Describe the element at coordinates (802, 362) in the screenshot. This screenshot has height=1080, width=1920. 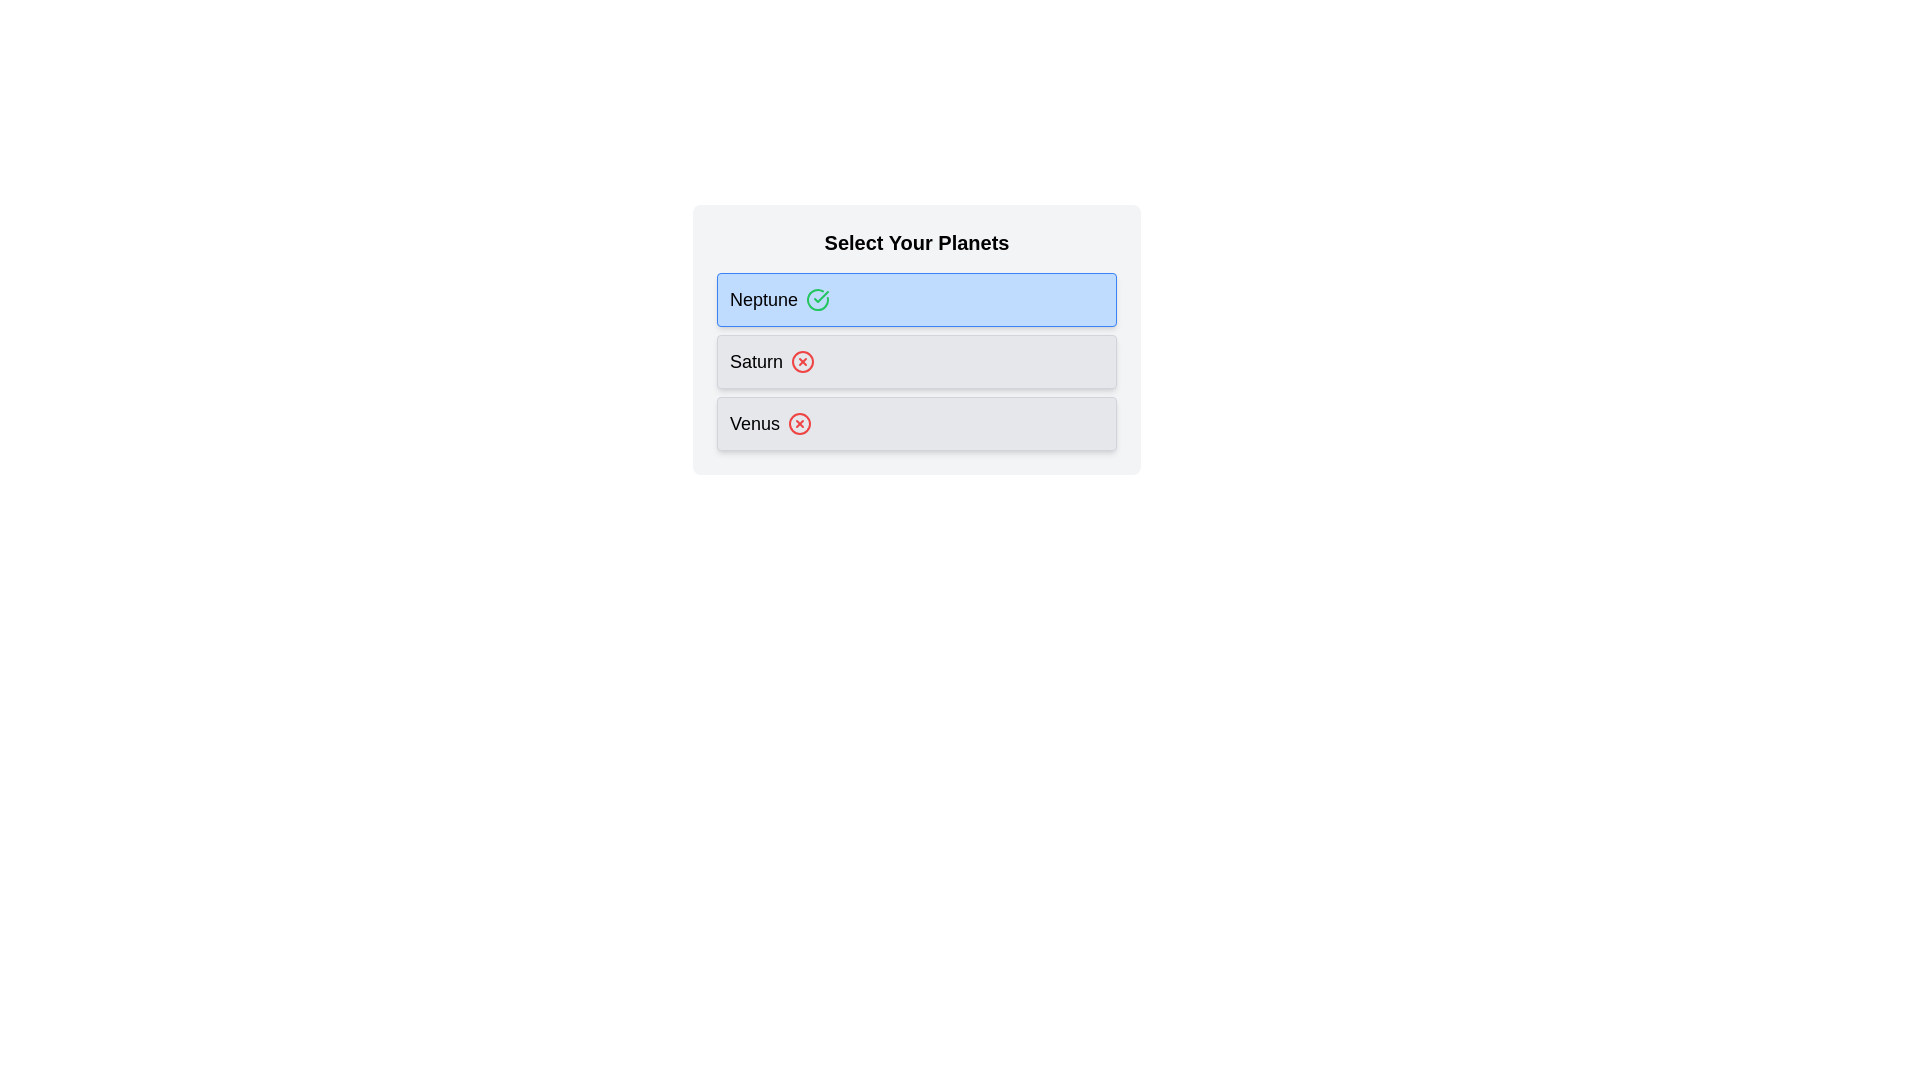
I see `the chip labeled Saturn` at that location.